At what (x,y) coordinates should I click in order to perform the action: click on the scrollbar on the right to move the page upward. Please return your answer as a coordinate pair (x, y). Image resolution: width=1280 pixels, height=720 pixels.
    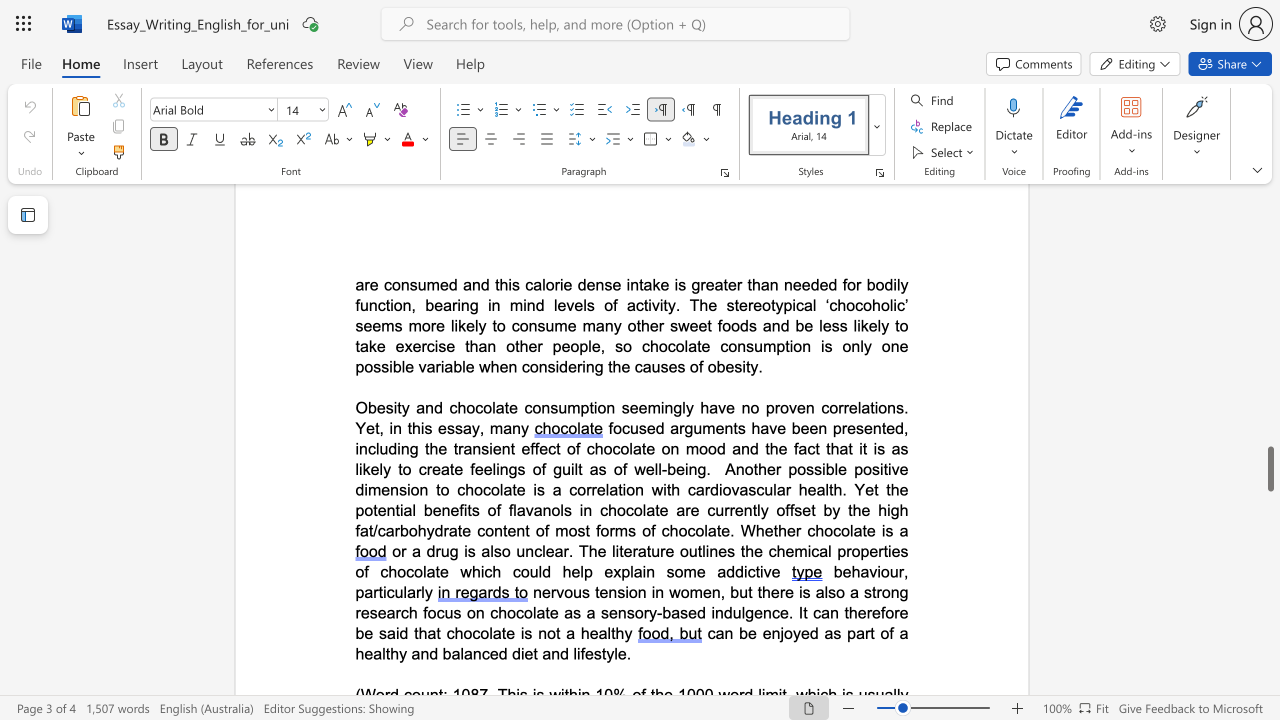
    Looking at the image, I should click on (1269, 418).